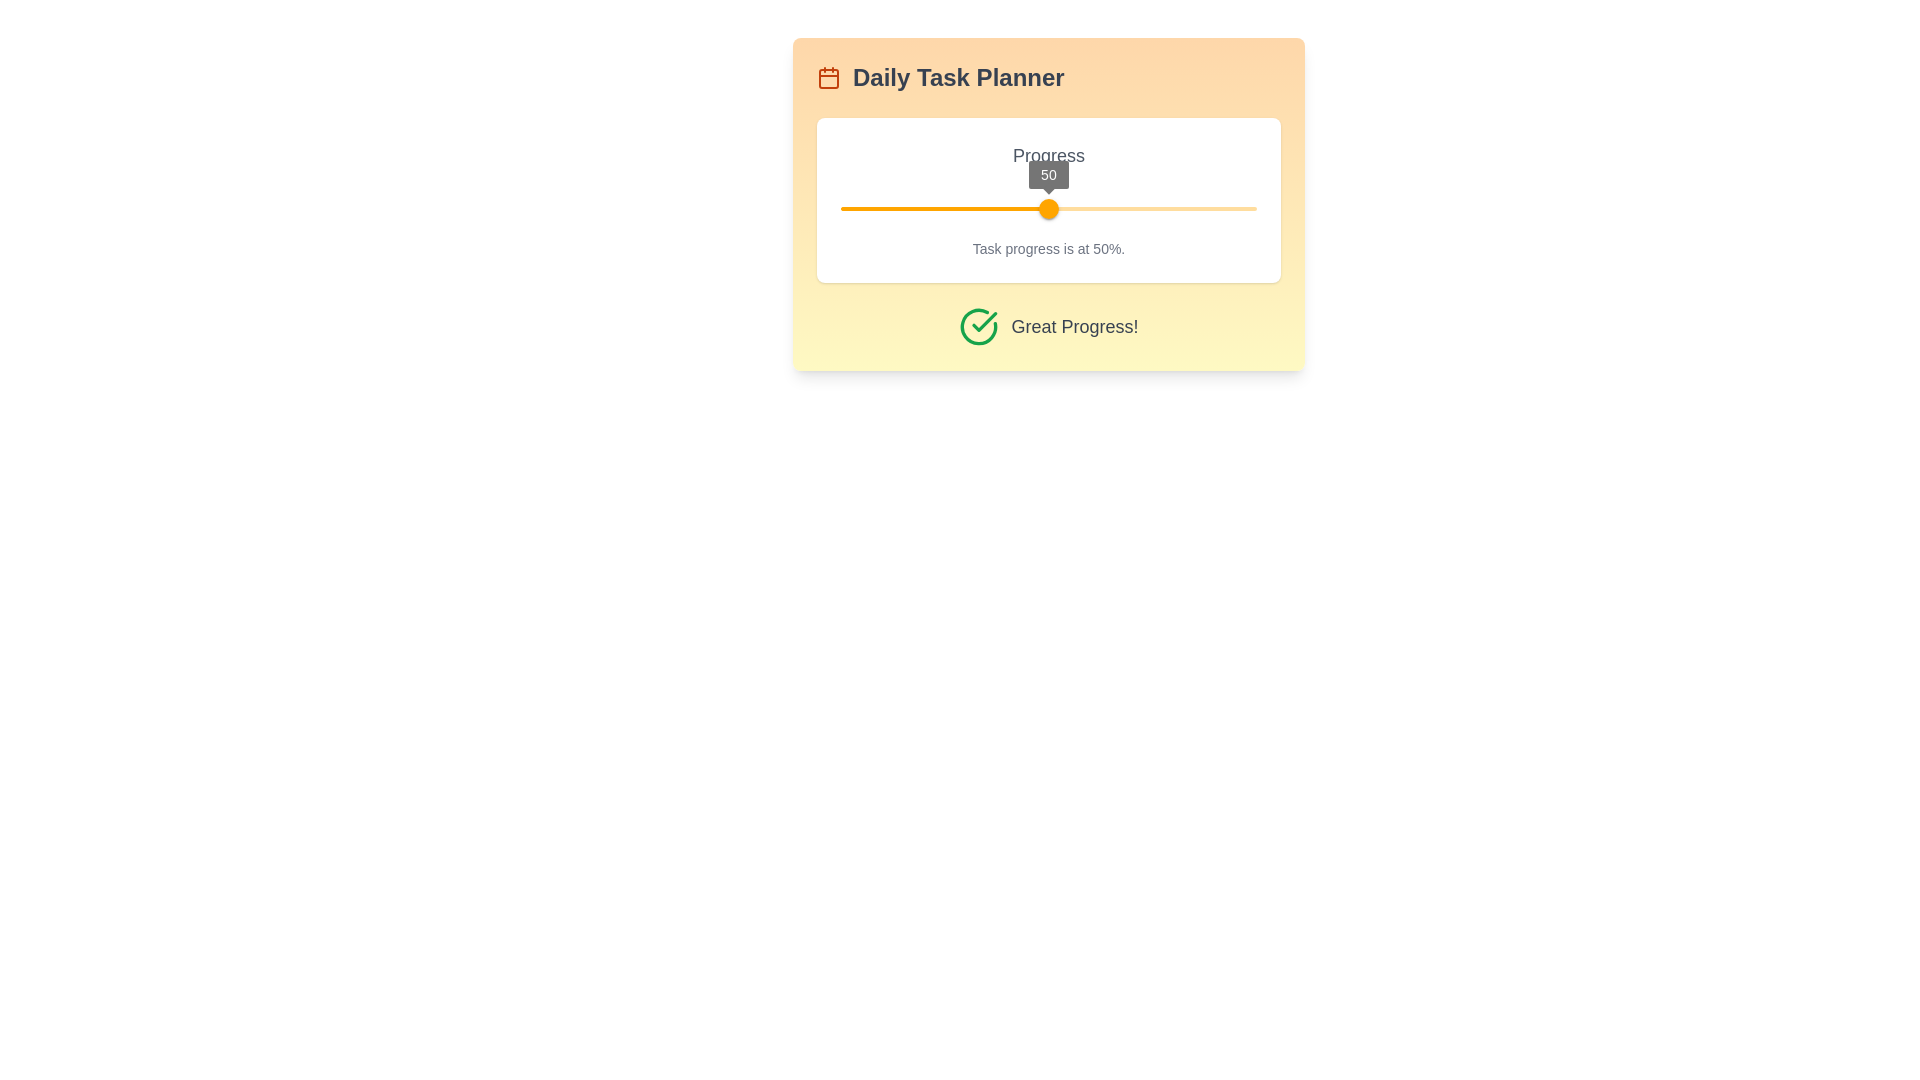 The width and height of the screenshot is (1920, 1080). What do you see at coordinates (985, 320) in the screenshot?
I see `the success icon located immediately to the left of the label 'Great Progress!' in the task progress component` at bounding box center [985, 320].